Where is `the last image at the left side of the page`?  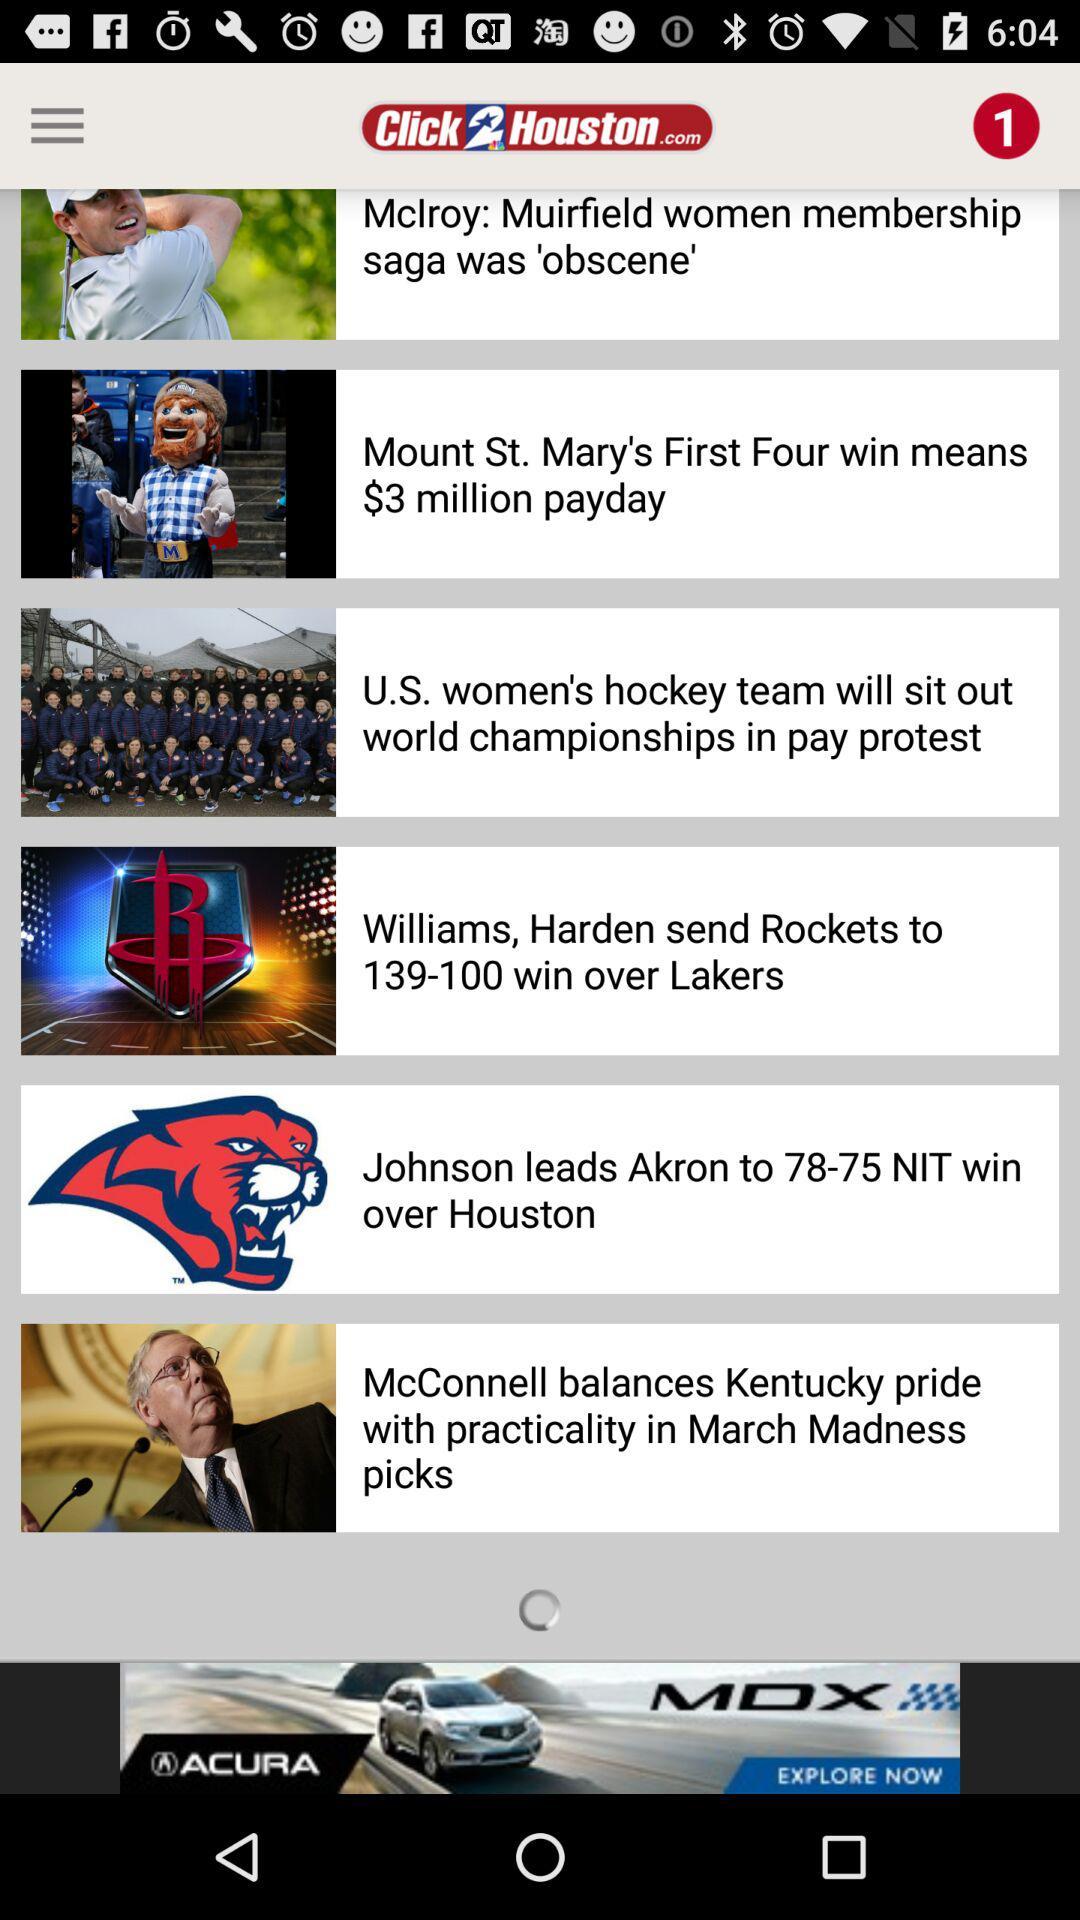 the last image at the left side of the page is located at coordinates (177, 1427).